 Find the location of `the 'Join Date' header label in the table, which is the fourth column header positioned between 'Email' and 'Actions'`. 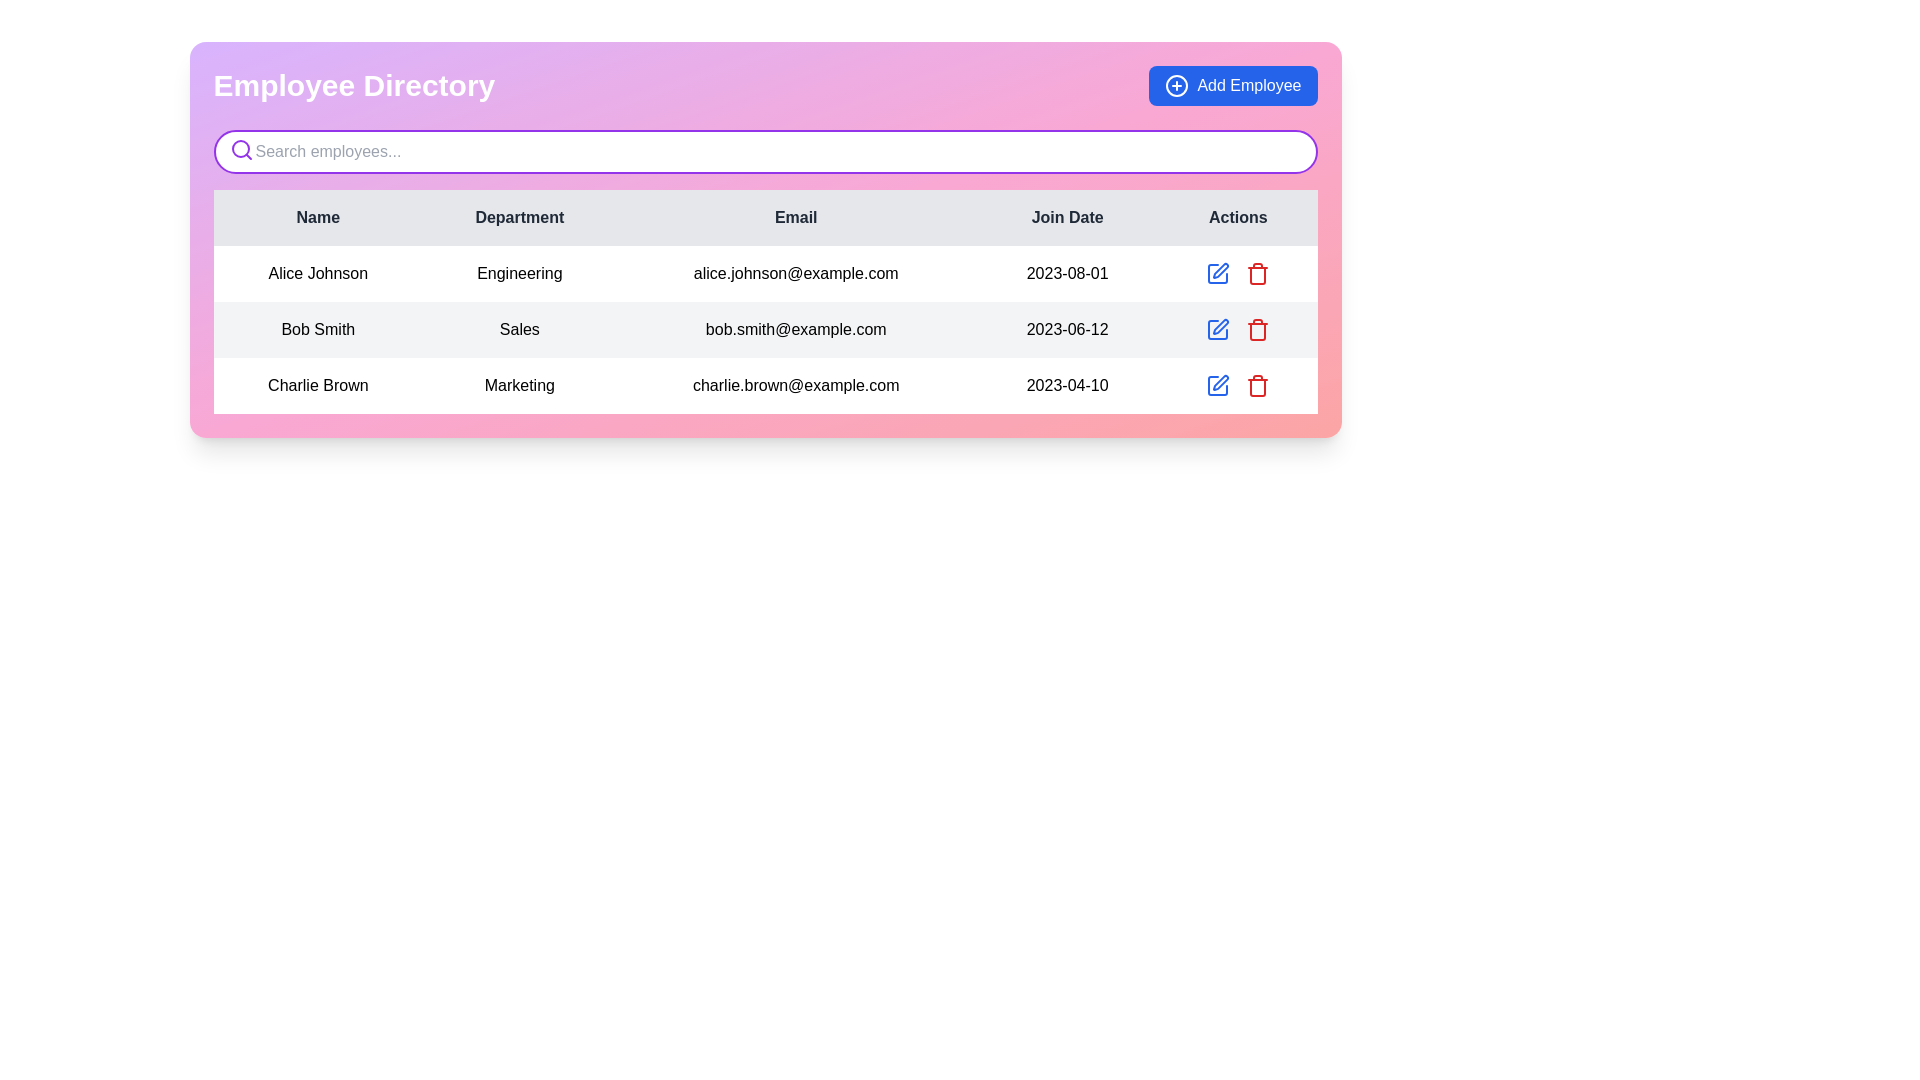

the 'Join Date' header label in the table, which is the fourth column header positioned between 'Email' and 'Actions' is located at coordinates (1066, 218).